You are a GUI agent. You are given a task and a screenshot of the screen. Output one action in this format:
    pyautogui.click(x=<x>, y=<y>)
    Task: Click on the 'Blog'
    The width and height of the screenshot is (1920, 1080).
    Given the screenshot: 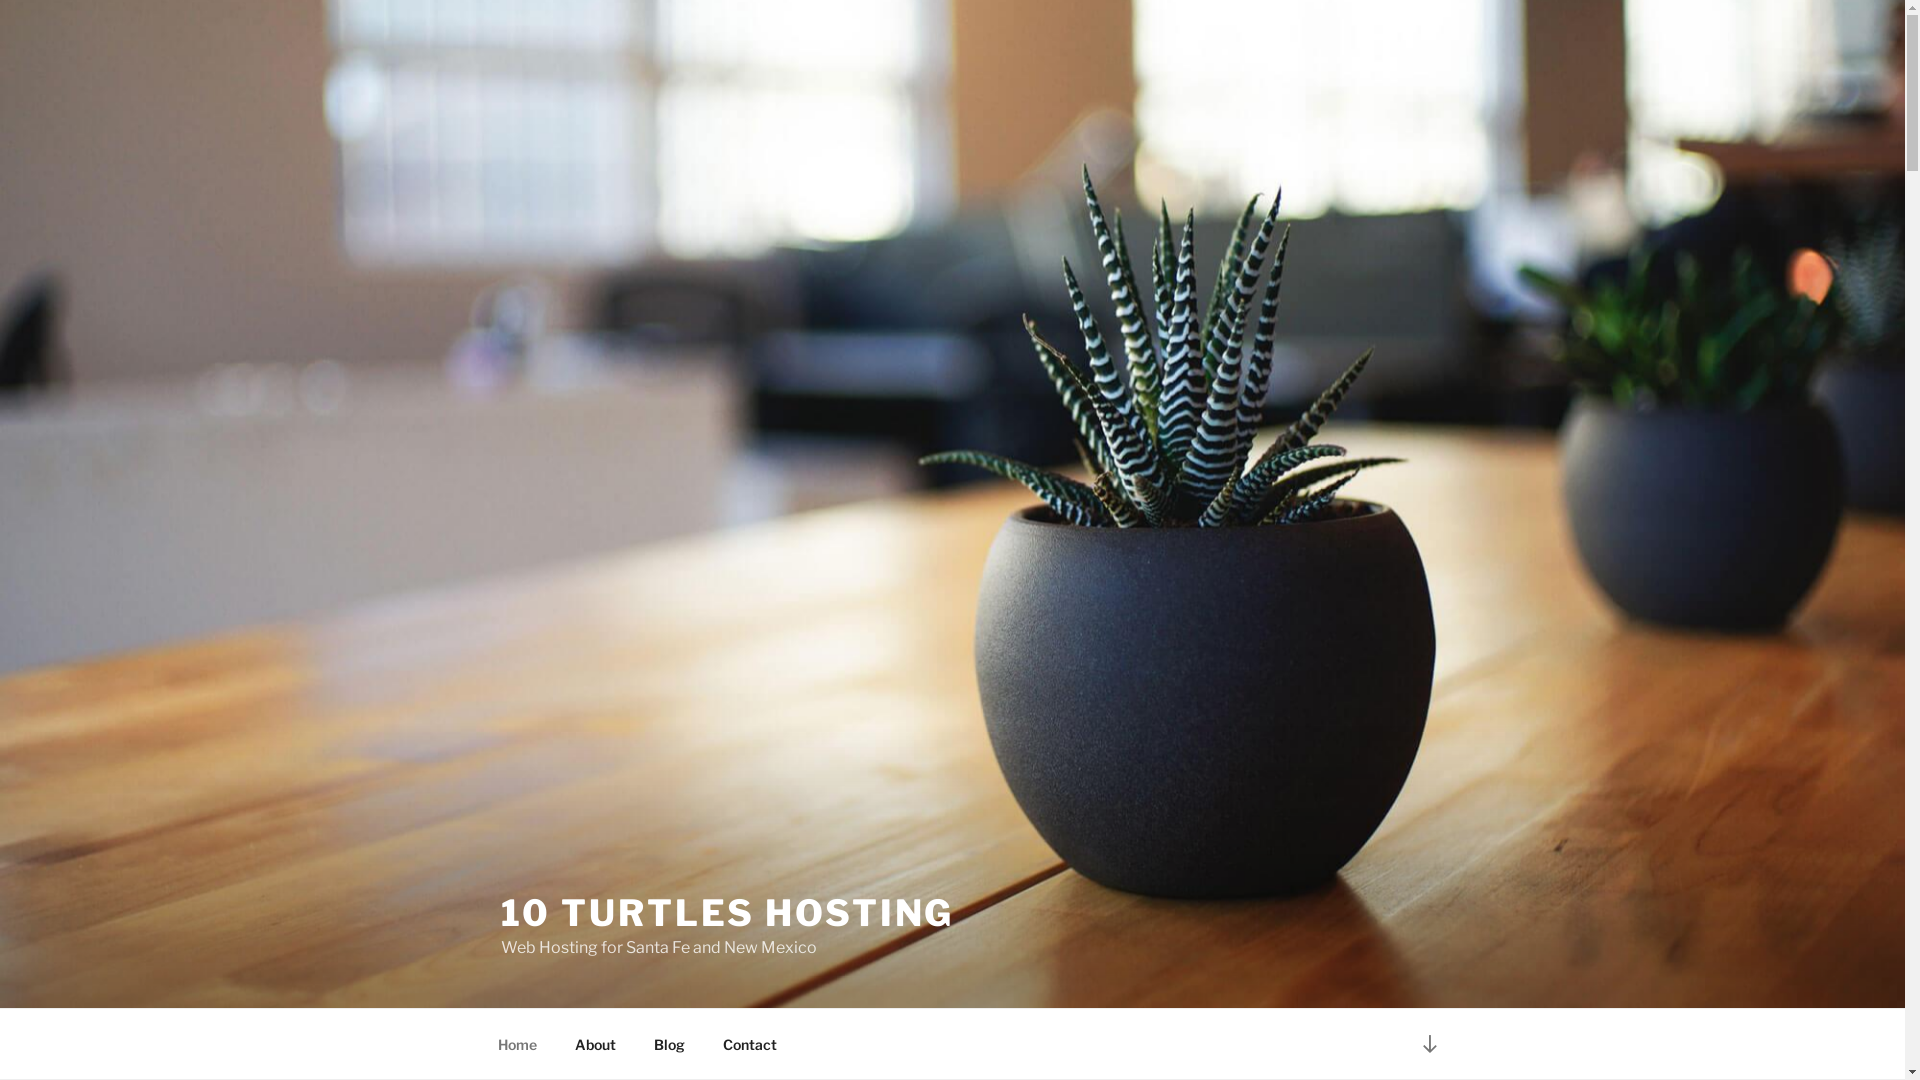 What is the action you would take?
    pyautogui.click(x=668, y=1043)
    